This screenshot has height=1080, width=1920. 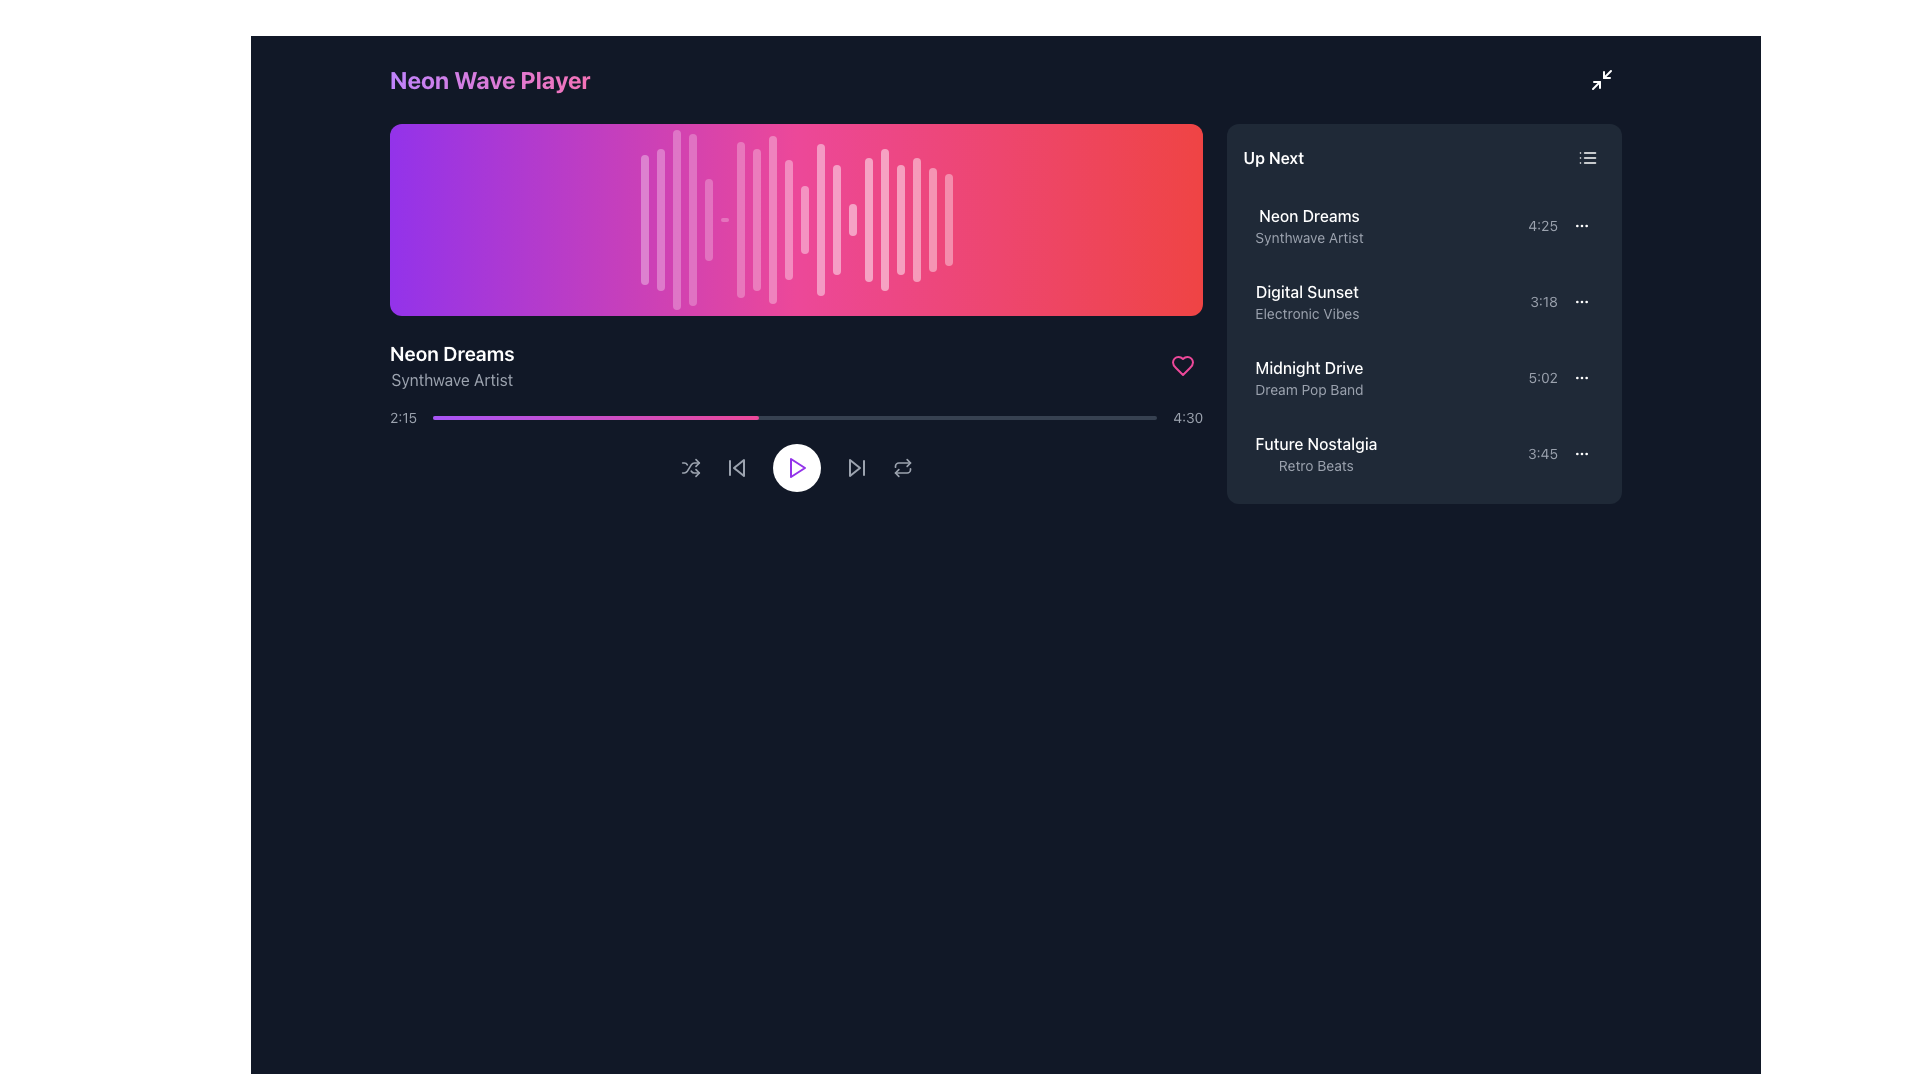 I want to click on the song duration displayed in the gray text label '5:02' located to the right of the 'Midnight Drive' song title in the 'Up Next' list, so click(x=1542, y=378).